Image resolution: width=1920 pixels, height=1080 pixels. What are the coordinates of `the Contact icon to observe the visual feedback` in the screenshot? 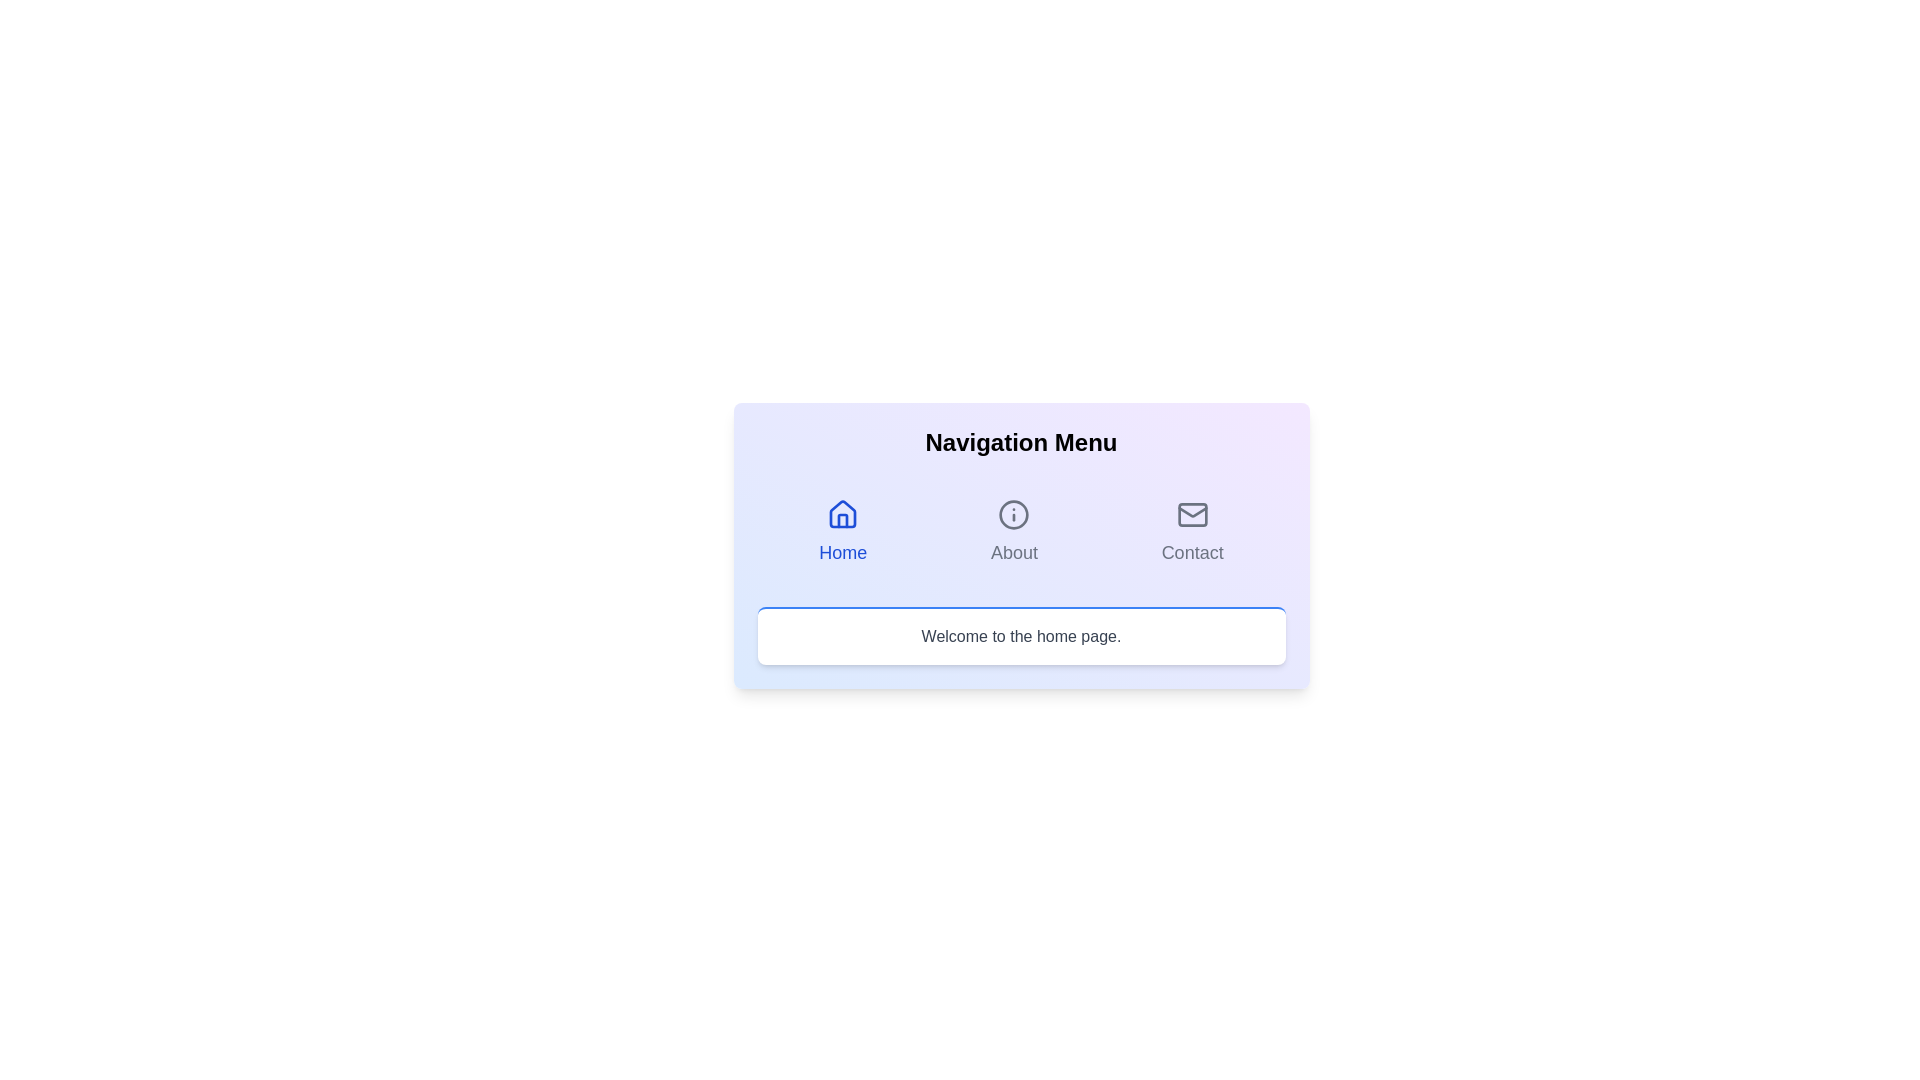 It's located at (1192, 514).